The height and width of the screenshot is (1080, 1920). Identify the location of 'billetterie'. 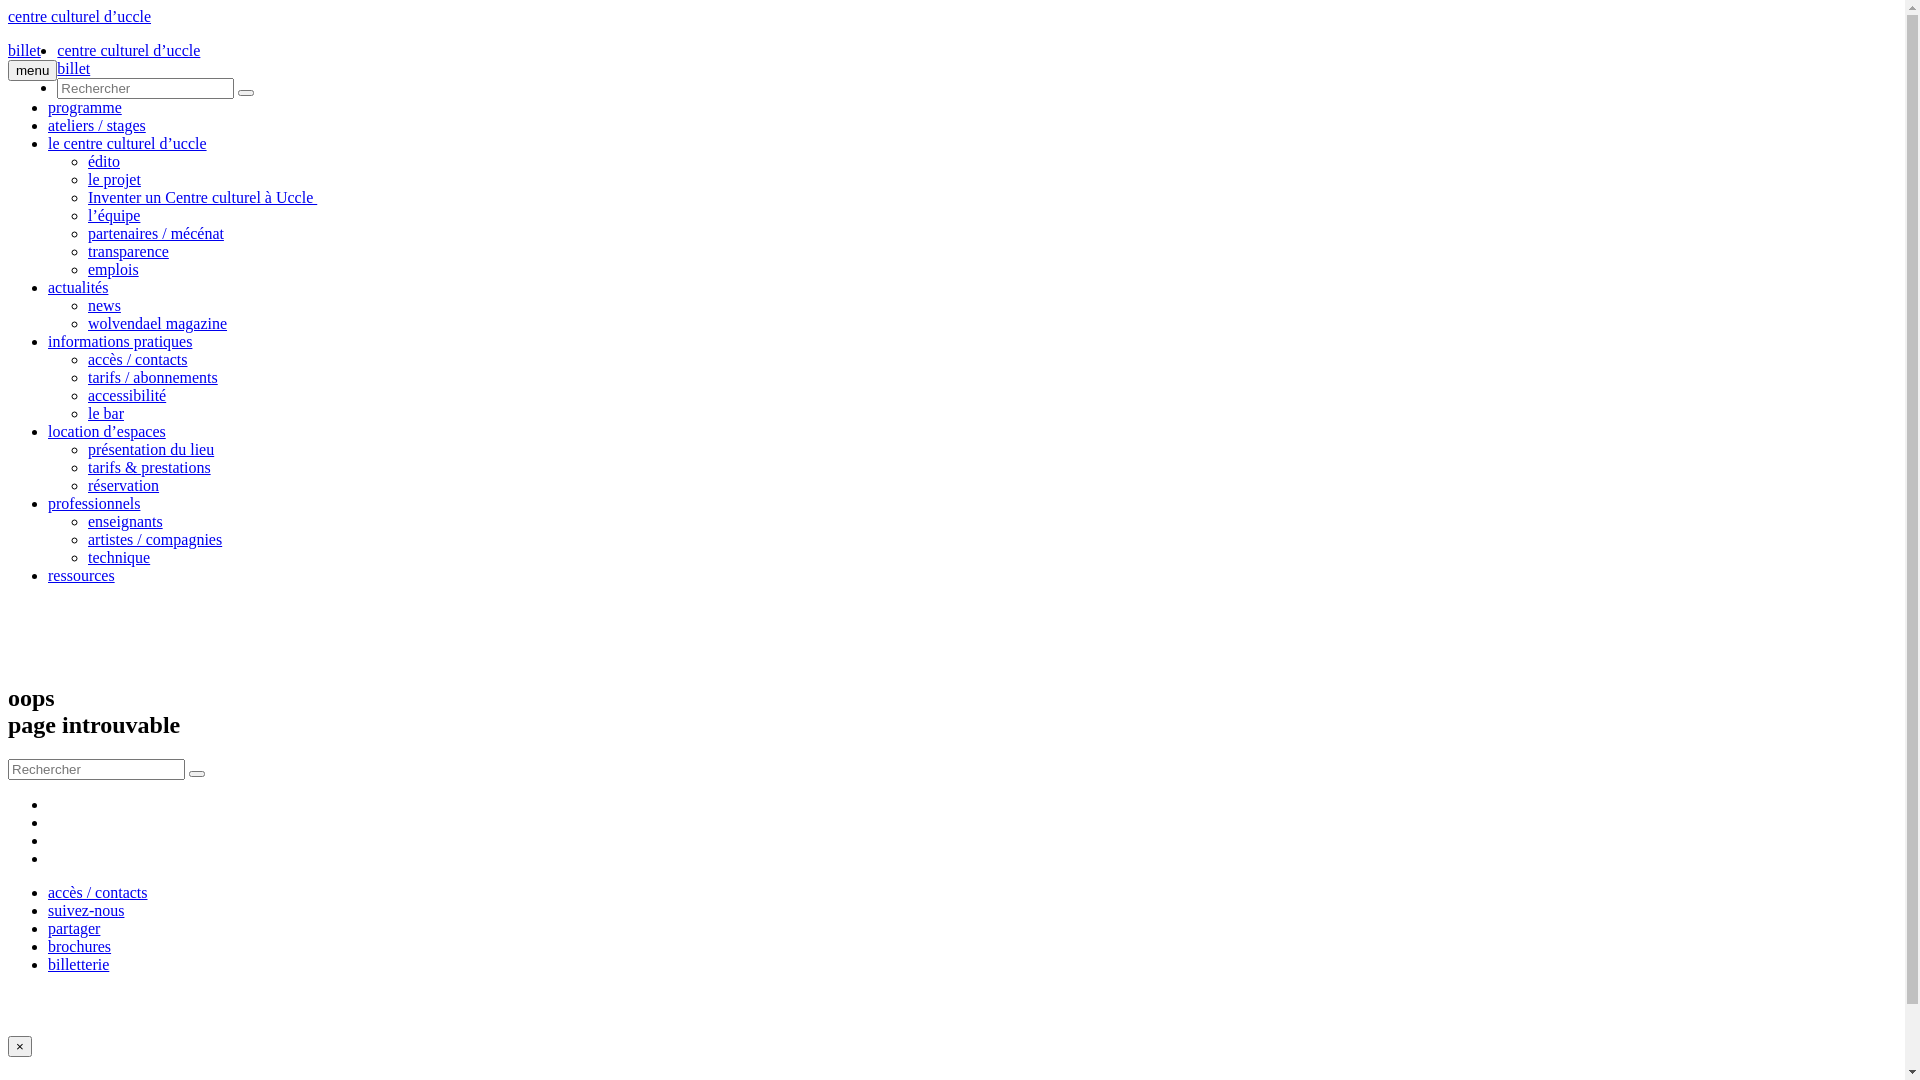
(78, 963).